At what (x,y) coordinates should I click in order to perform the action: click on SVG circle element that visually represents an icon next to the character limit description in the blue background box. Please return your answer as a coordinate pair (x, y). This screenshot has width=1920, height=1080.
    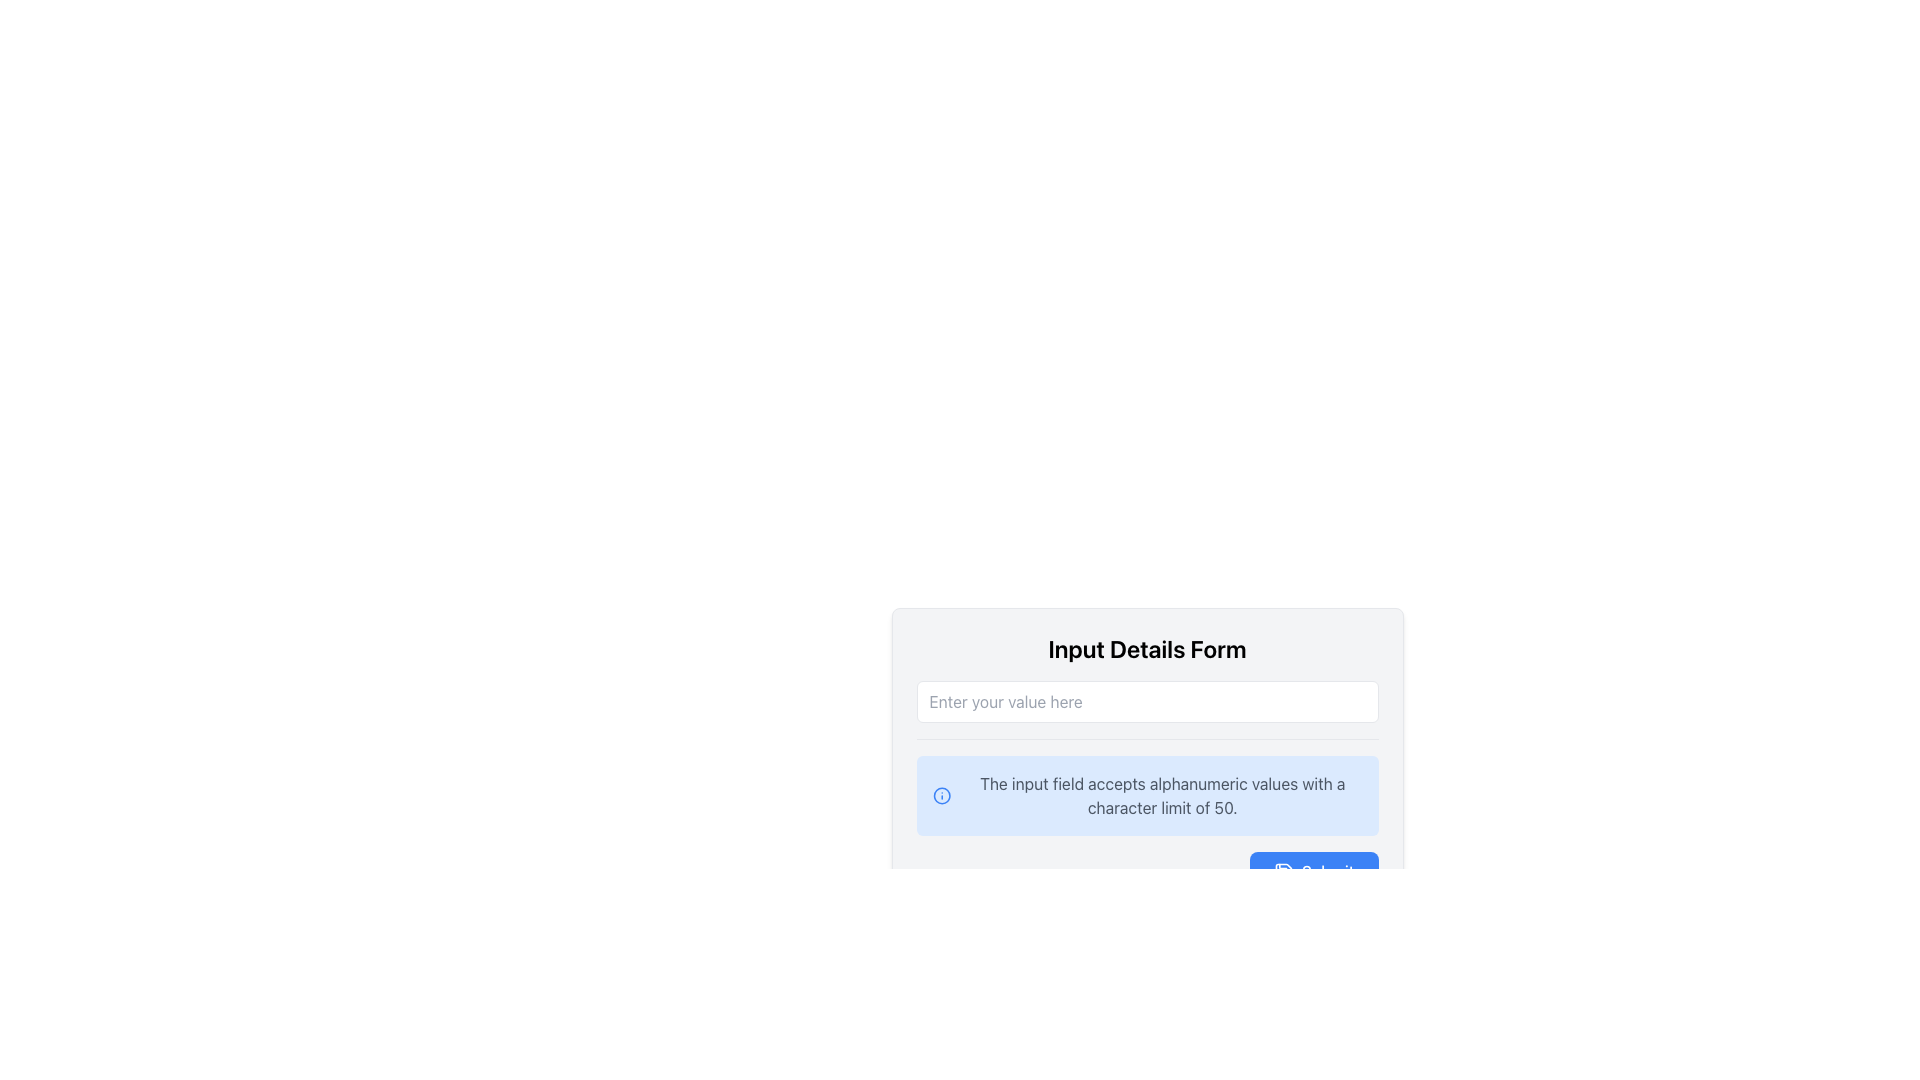
    Looking at the image, I should click on (940, 794).